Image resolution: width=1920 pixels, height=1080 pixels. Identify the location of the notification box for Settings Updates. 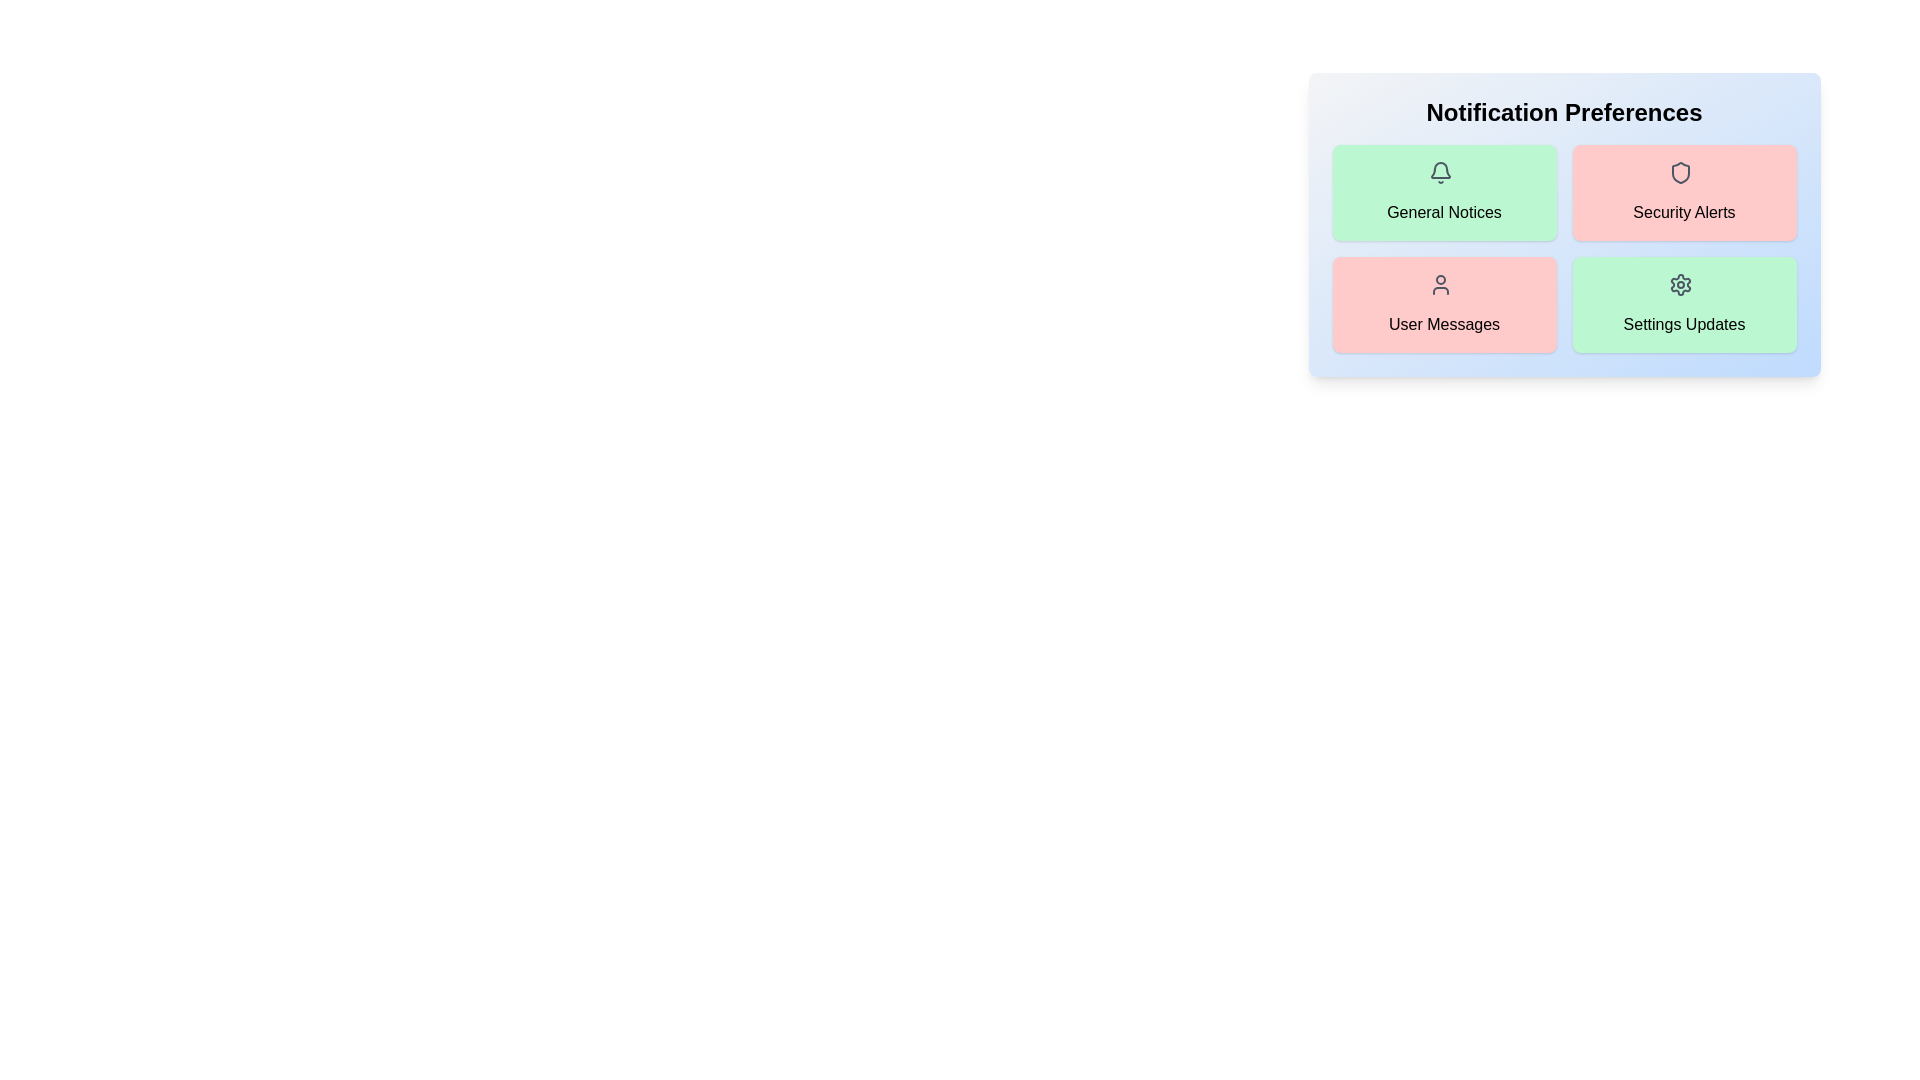
(1683, 304).